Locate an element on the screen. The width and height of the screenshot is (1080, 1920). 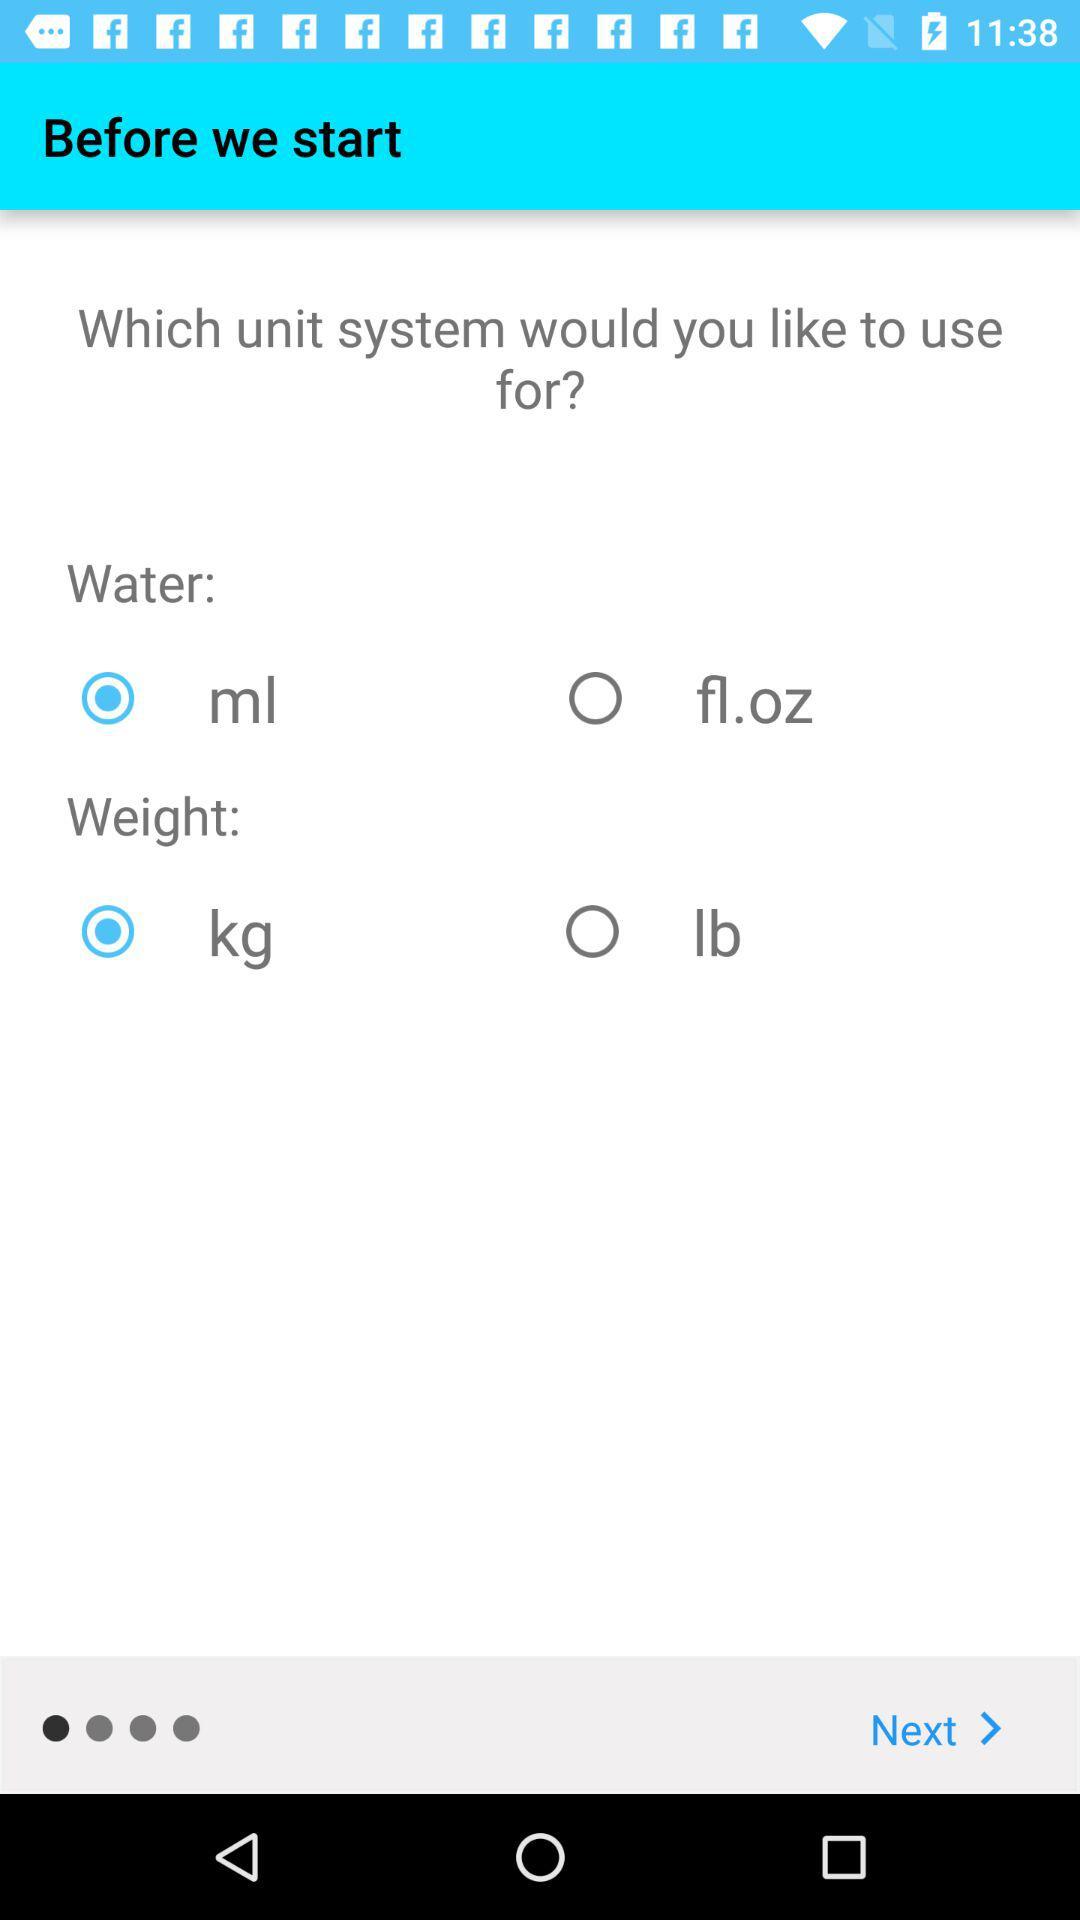
the icon above weight: icon is located at coordinates (309, 698).